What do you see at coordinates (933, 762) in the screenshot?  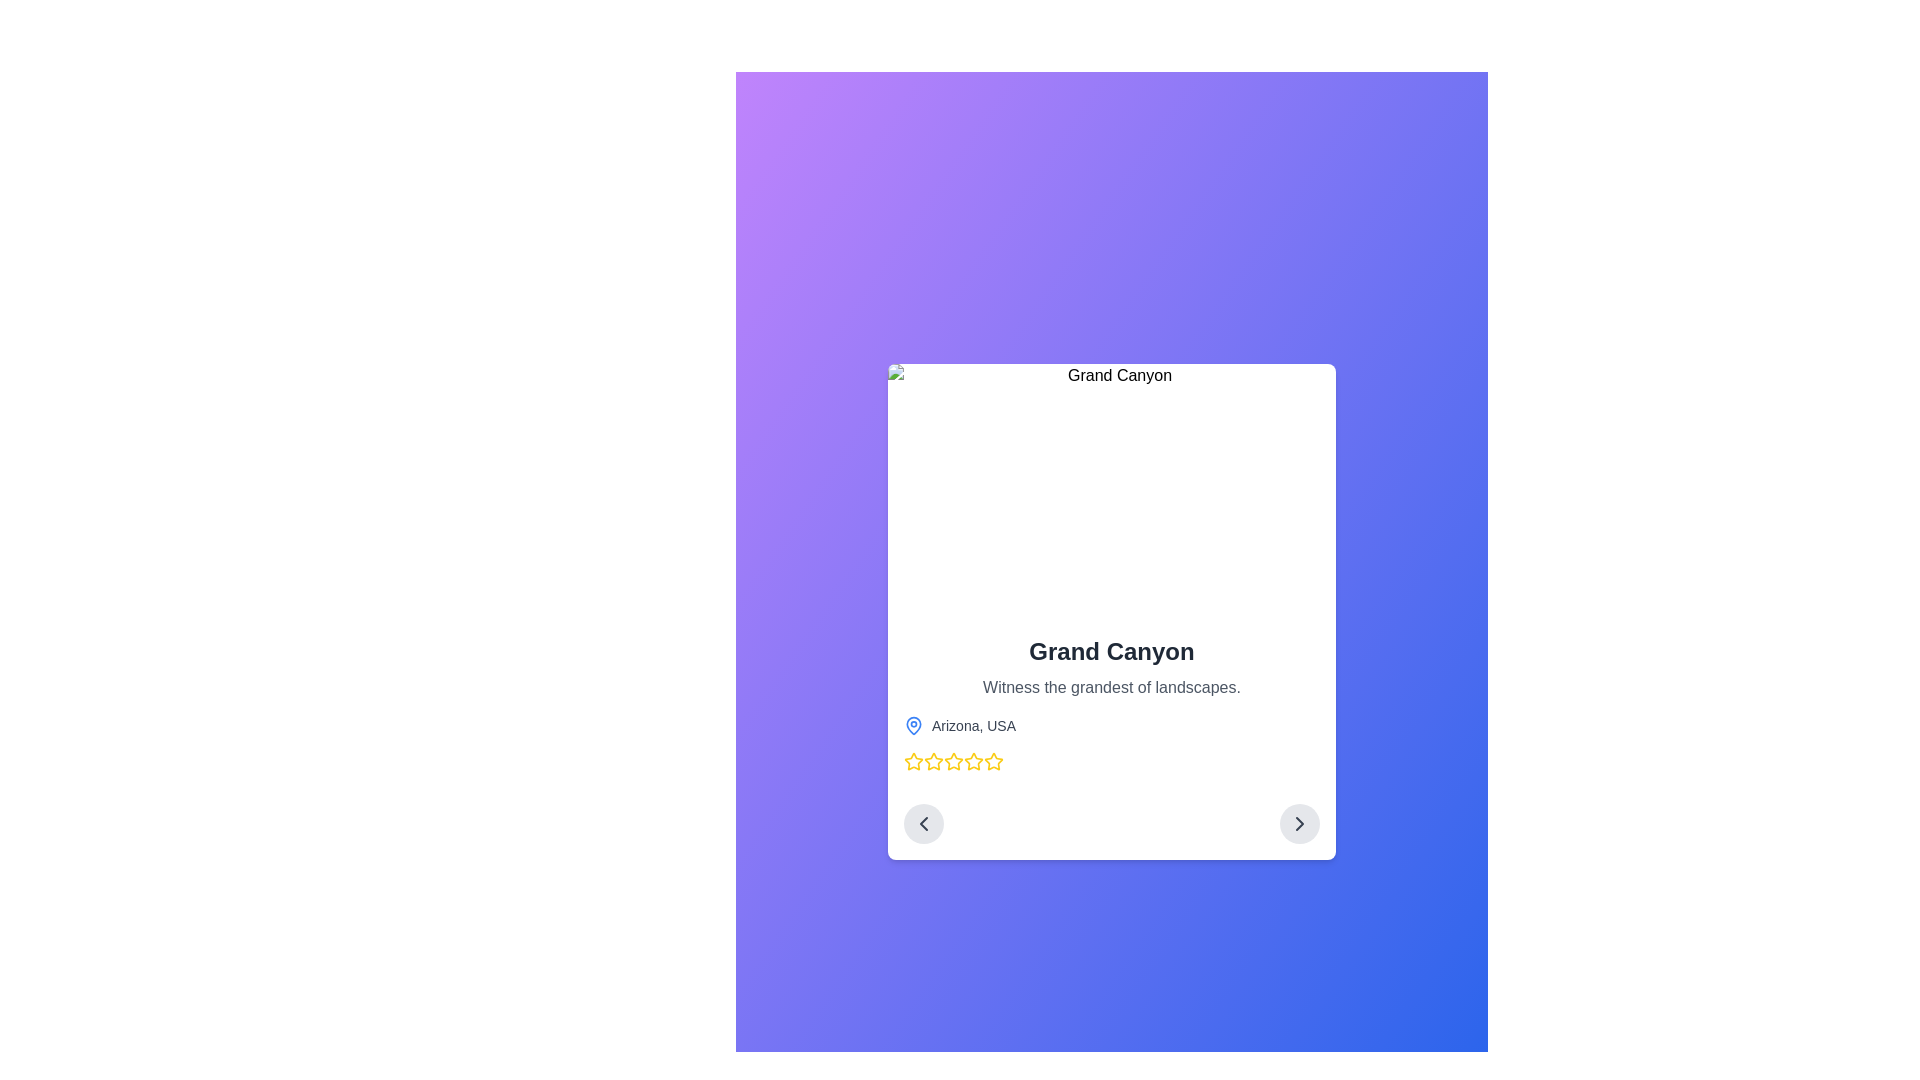 I see `the third star-shaped rating icon with a yellow border located below the text 'Arizona, USA'` at bounding box center [933, 762].